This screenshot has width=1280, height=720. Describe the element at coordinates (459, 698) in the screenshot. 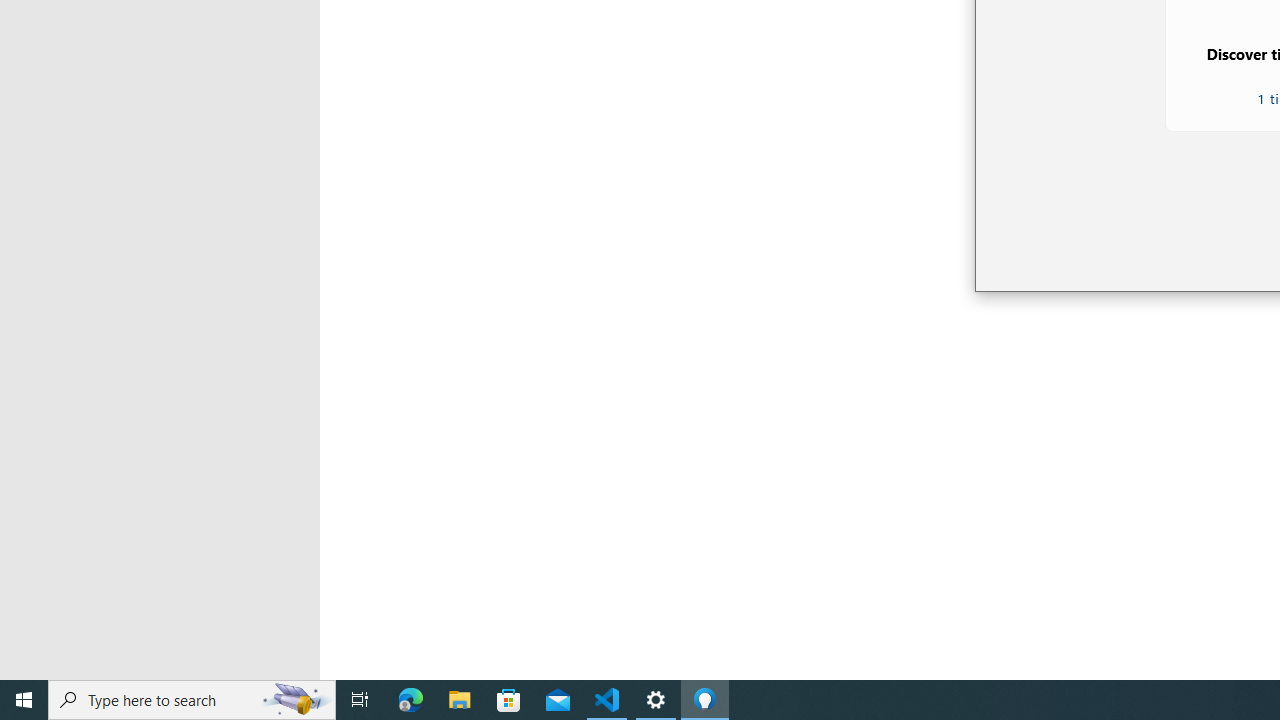

I see `'File Explorer'` at that location.